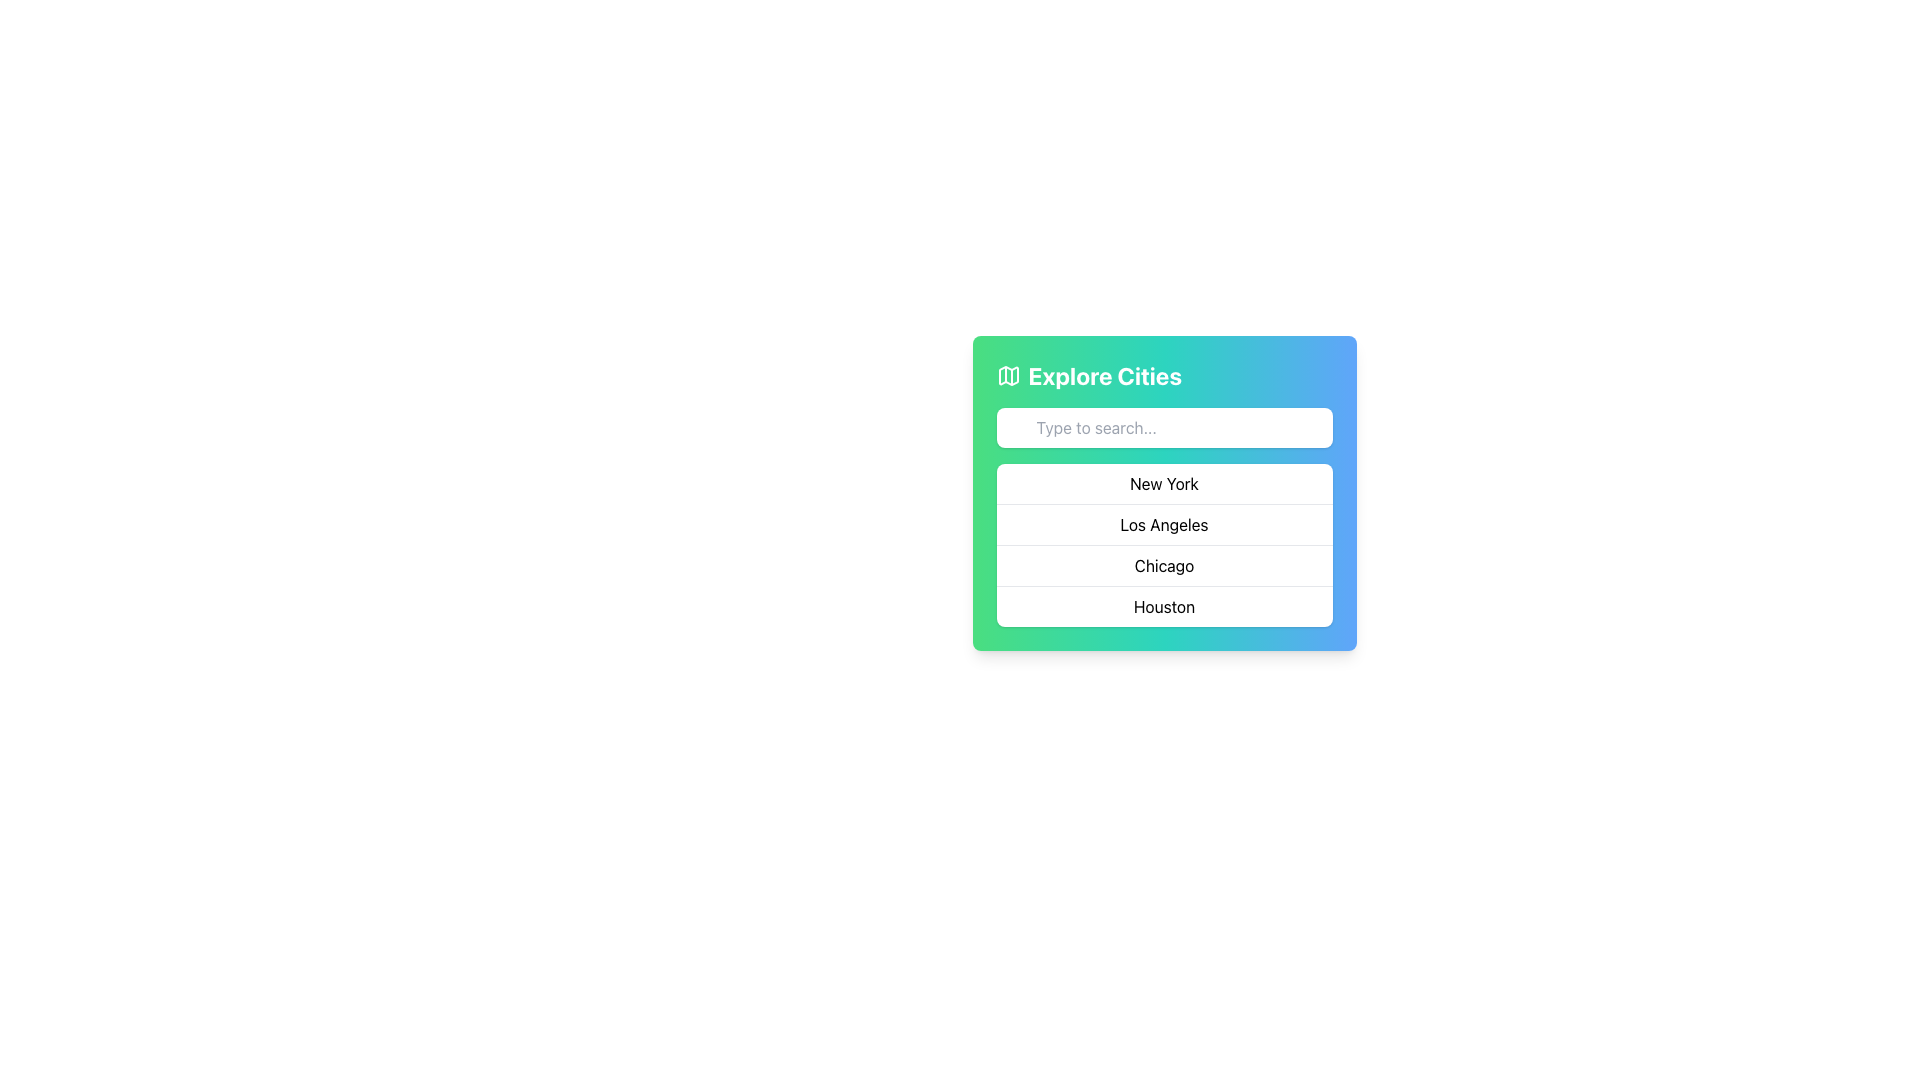  Describe the element at coordinates (1164, 605) in the screenshot. I see `the text label representing the city 'Houston', which is the fourth item in a vertical list of selectable options` at that location.